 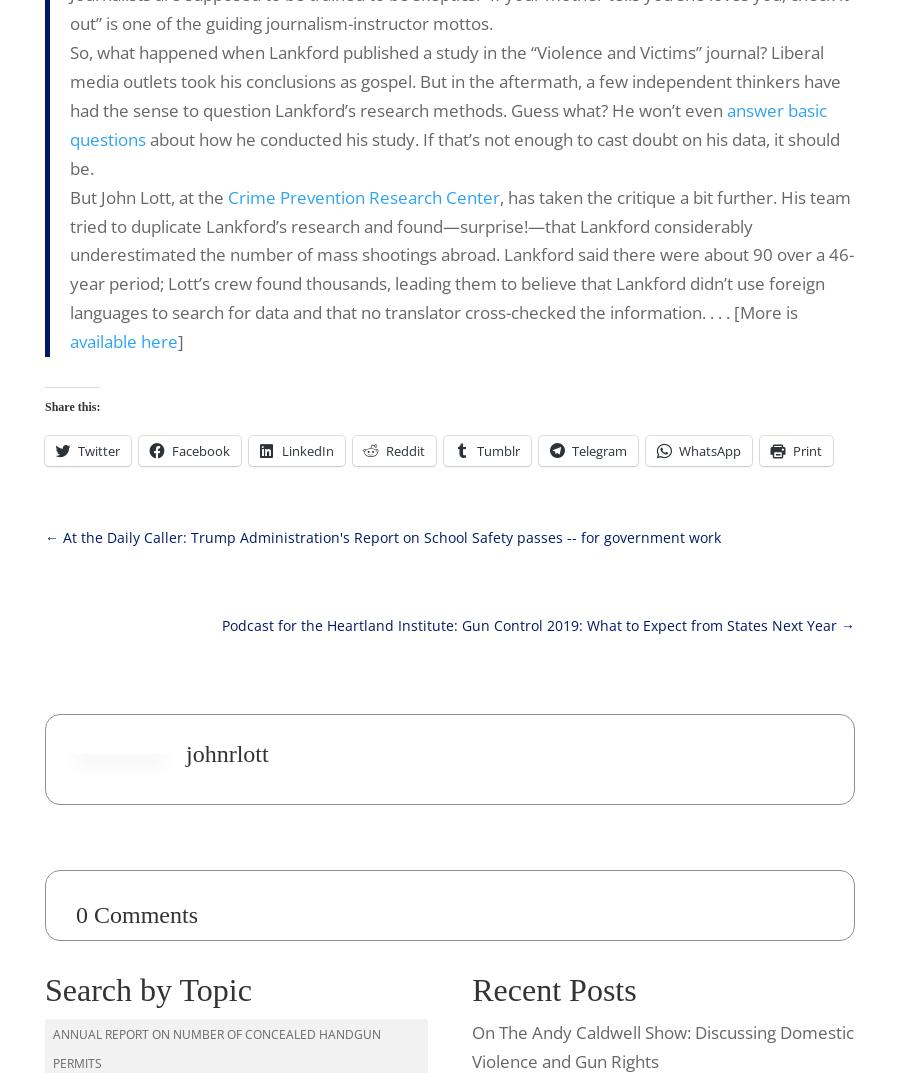 I want to click on 'Crime Prevention Research Center', so click(x=226, y=196).